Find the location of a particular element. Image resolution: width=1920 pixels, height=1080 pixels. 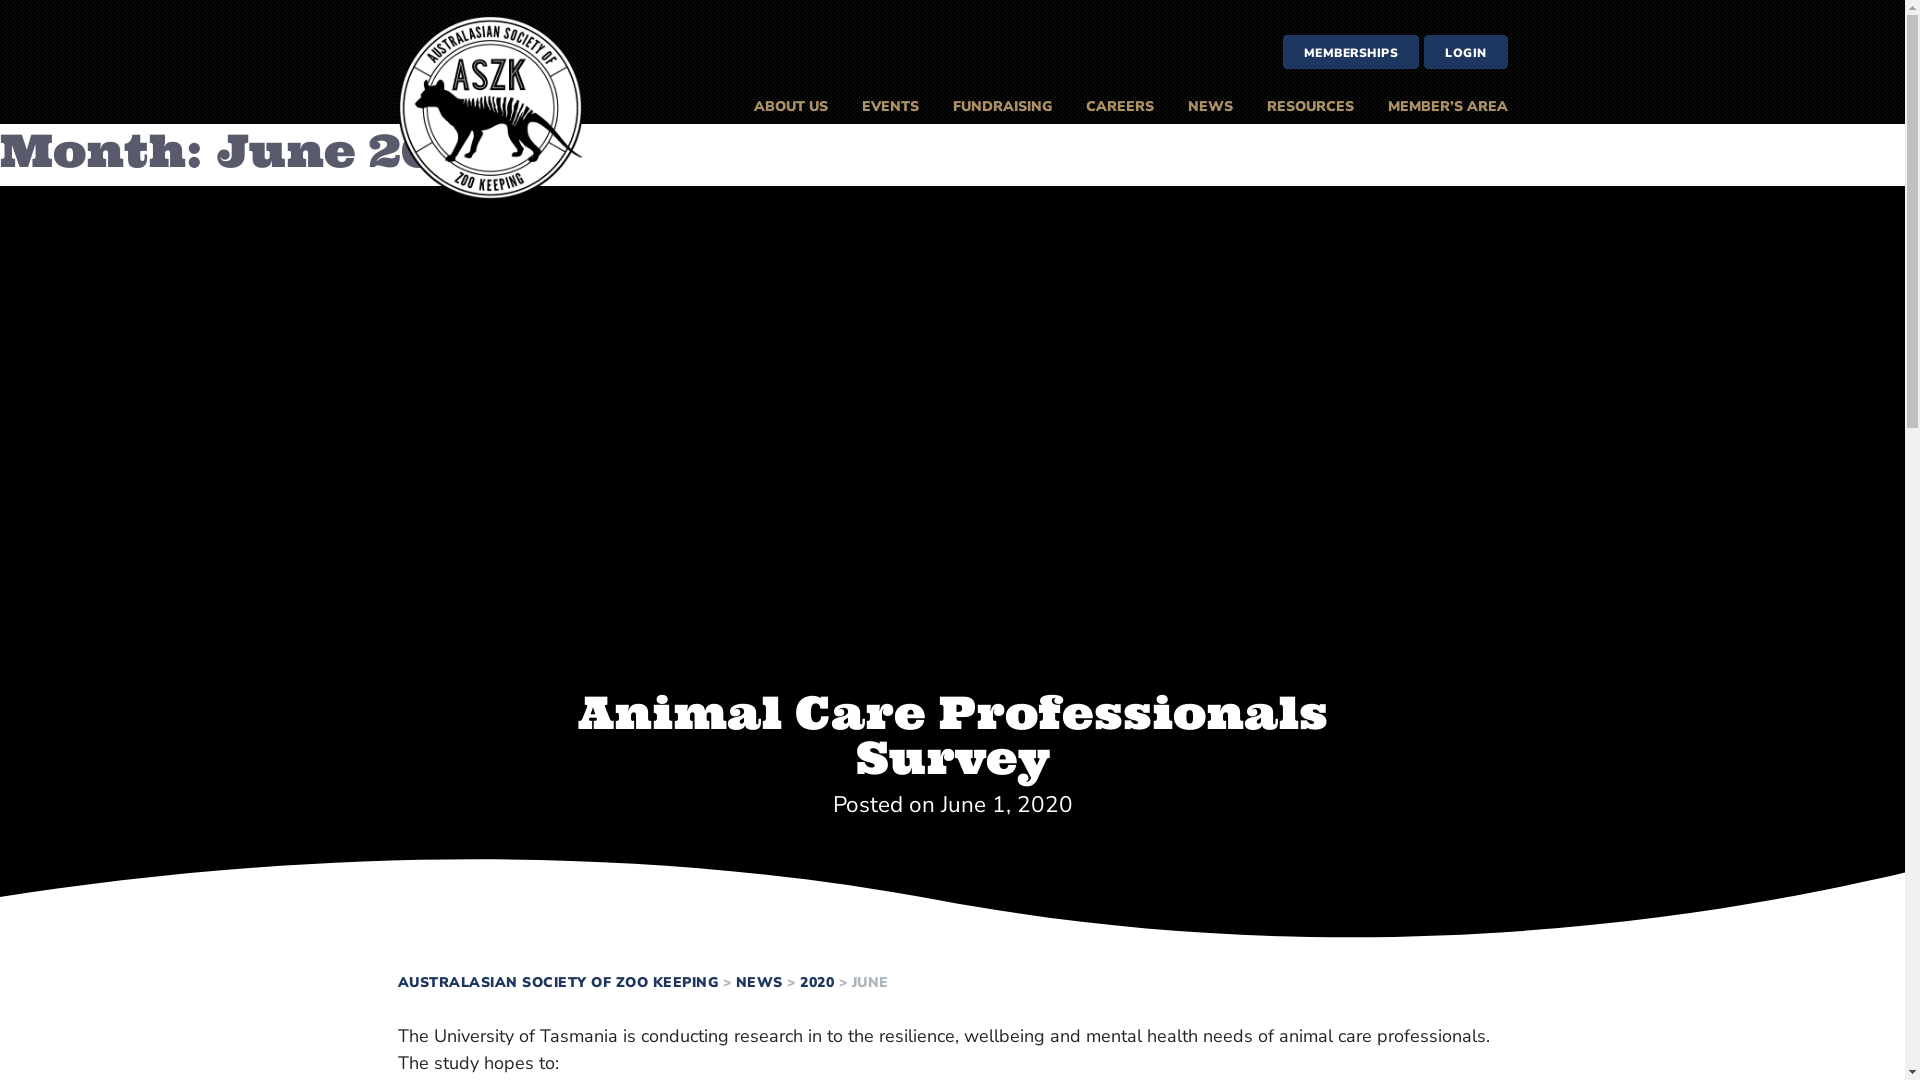

'2020' is located at coordinates (816, 981).